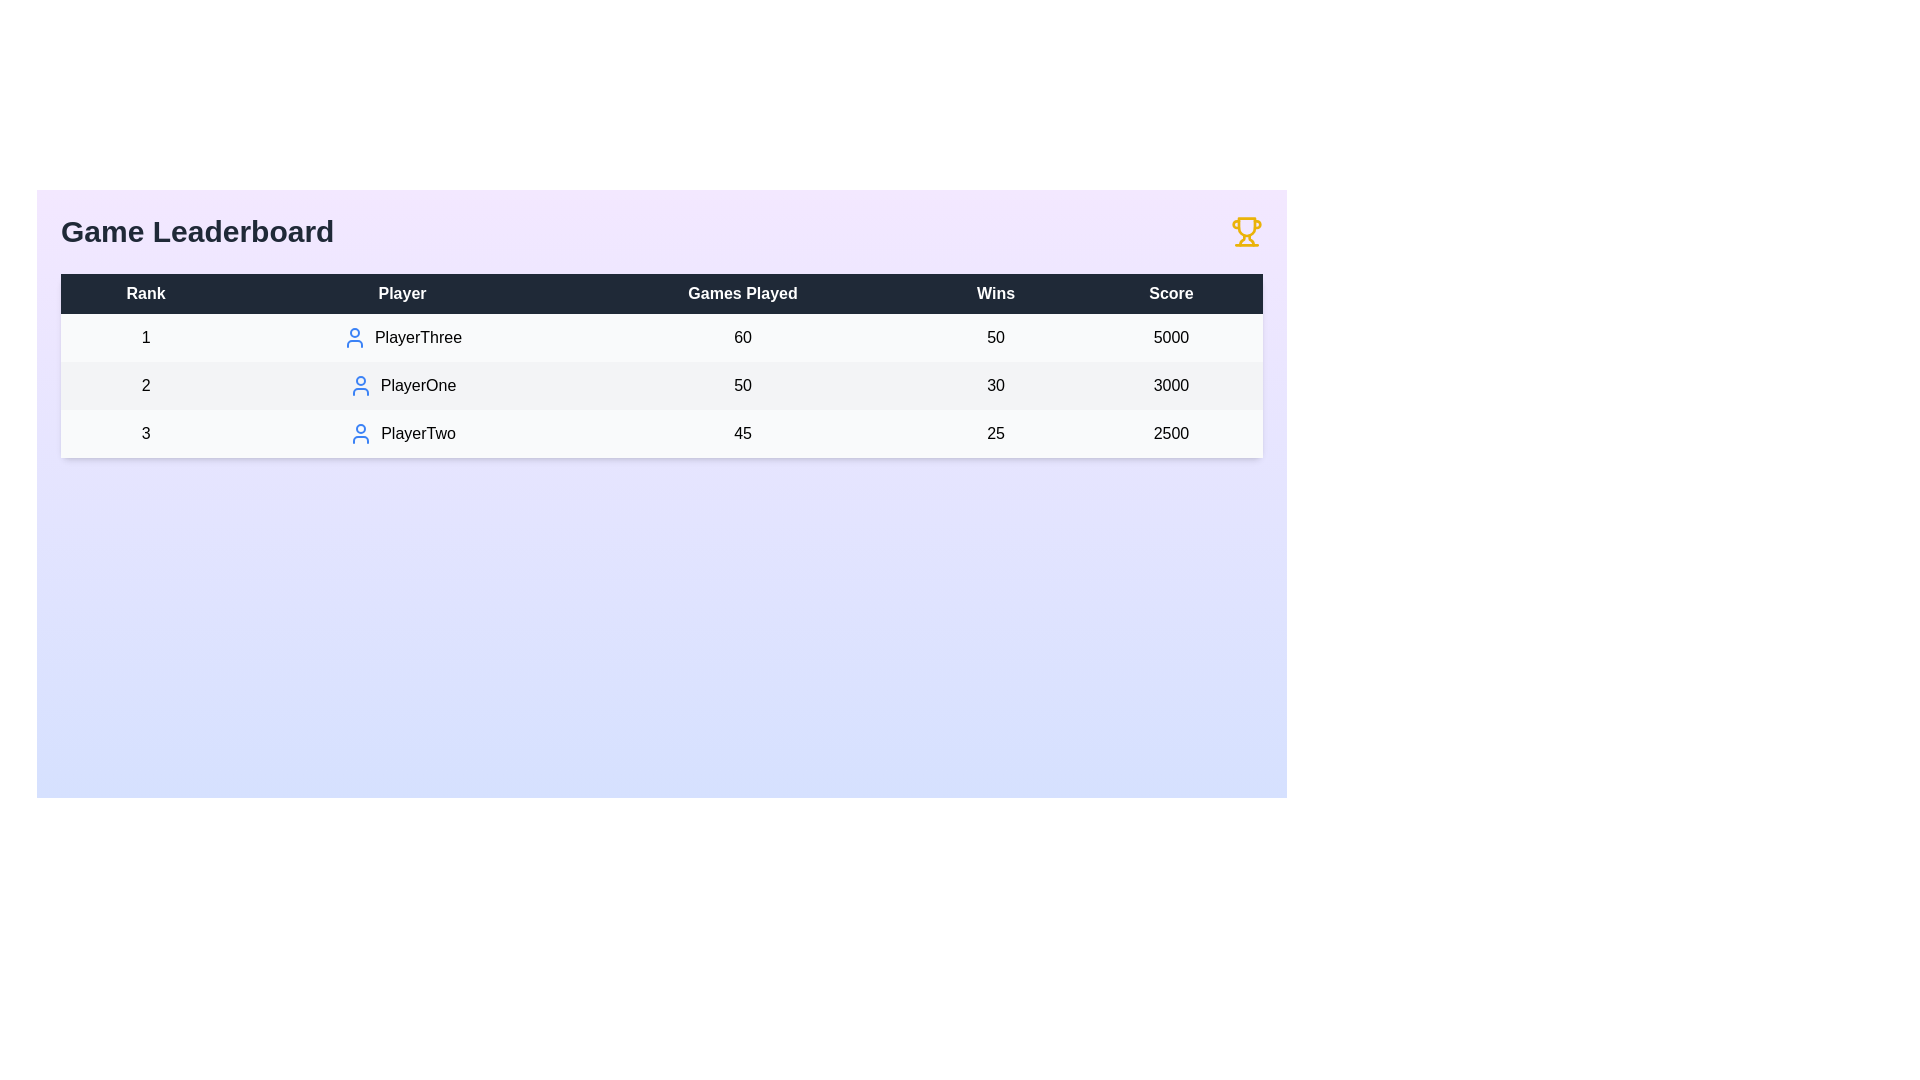 The height and width of the screenshot is (1080, 1920). What do you see at coordinates (361, 433) in the screenshot?
I see `icon representing 'PlayerTwo' located in the third row of the leaderboard table as the second element horizontally` at bounding box center [361, 433].